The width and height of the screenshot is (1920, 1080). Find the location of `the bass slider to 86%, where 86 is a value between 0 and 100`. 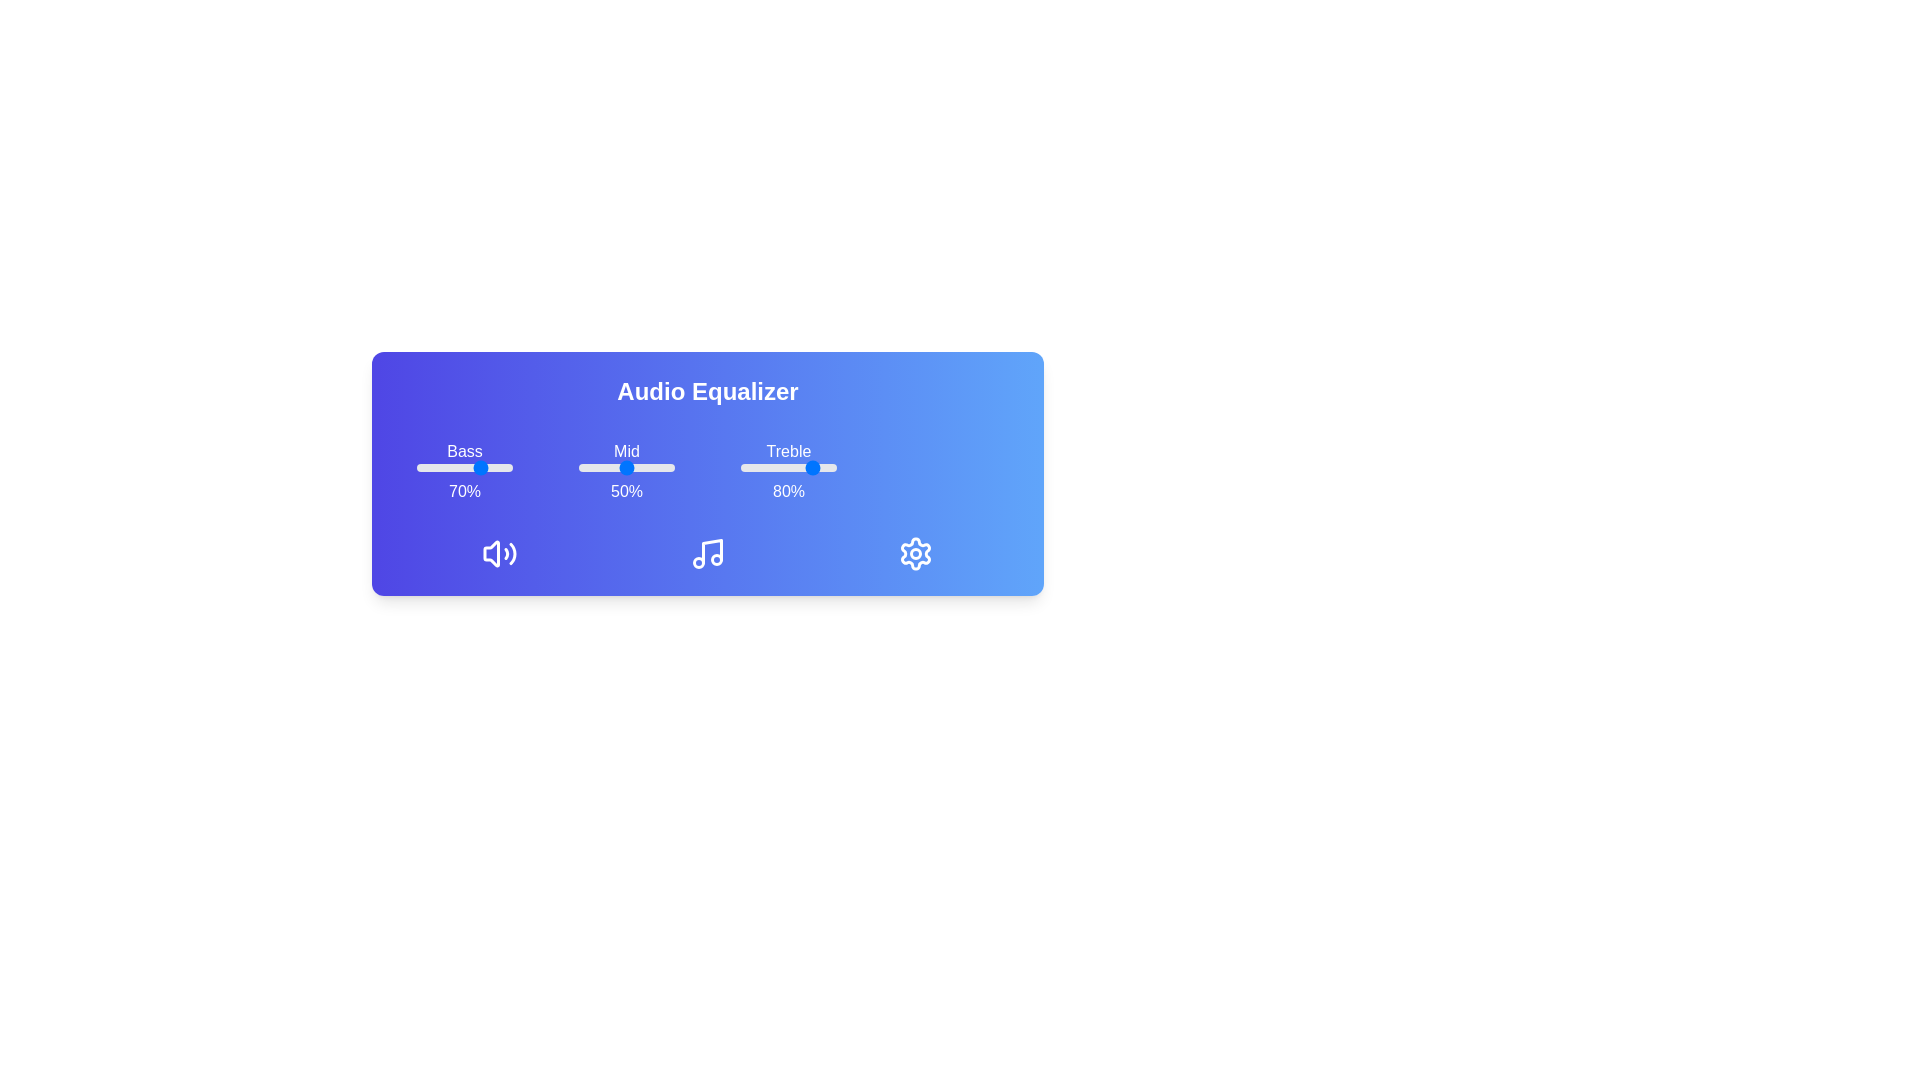

the bass slider to 86%, where 86 is a value between 0 and 100 is located at coordinates (499, 467).